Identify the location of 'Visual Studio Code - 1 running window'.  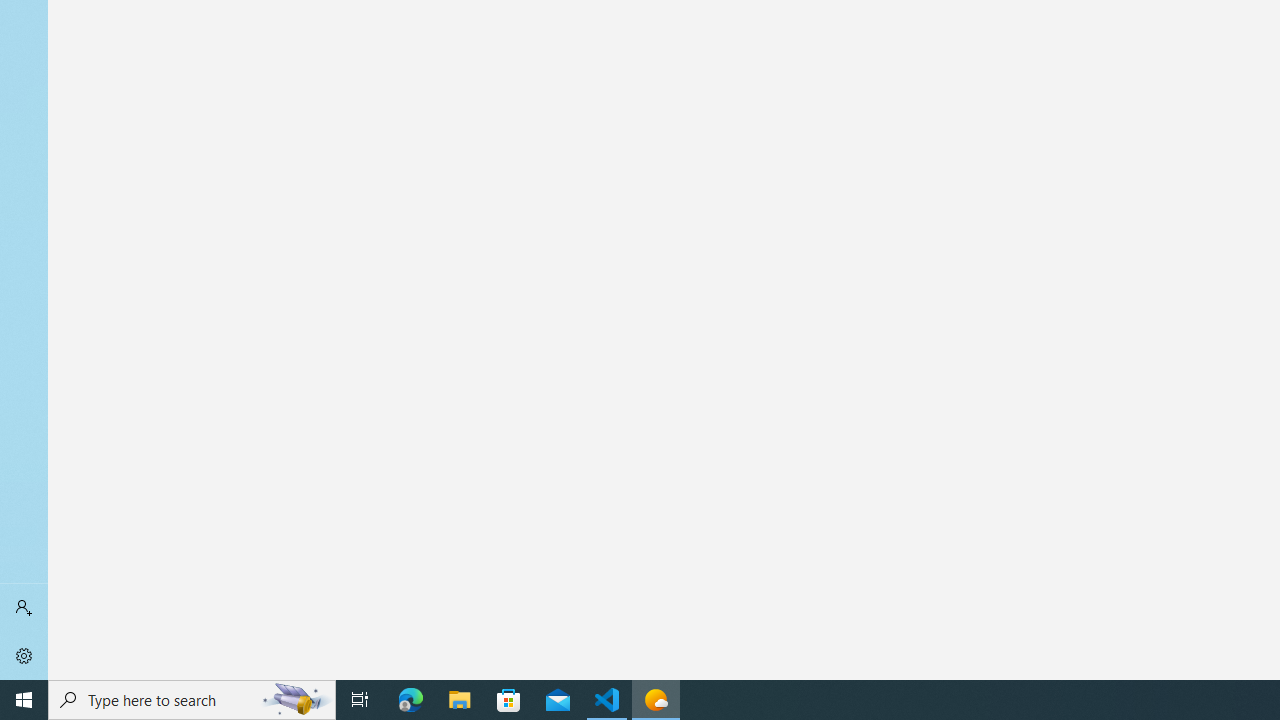
(606, 698).